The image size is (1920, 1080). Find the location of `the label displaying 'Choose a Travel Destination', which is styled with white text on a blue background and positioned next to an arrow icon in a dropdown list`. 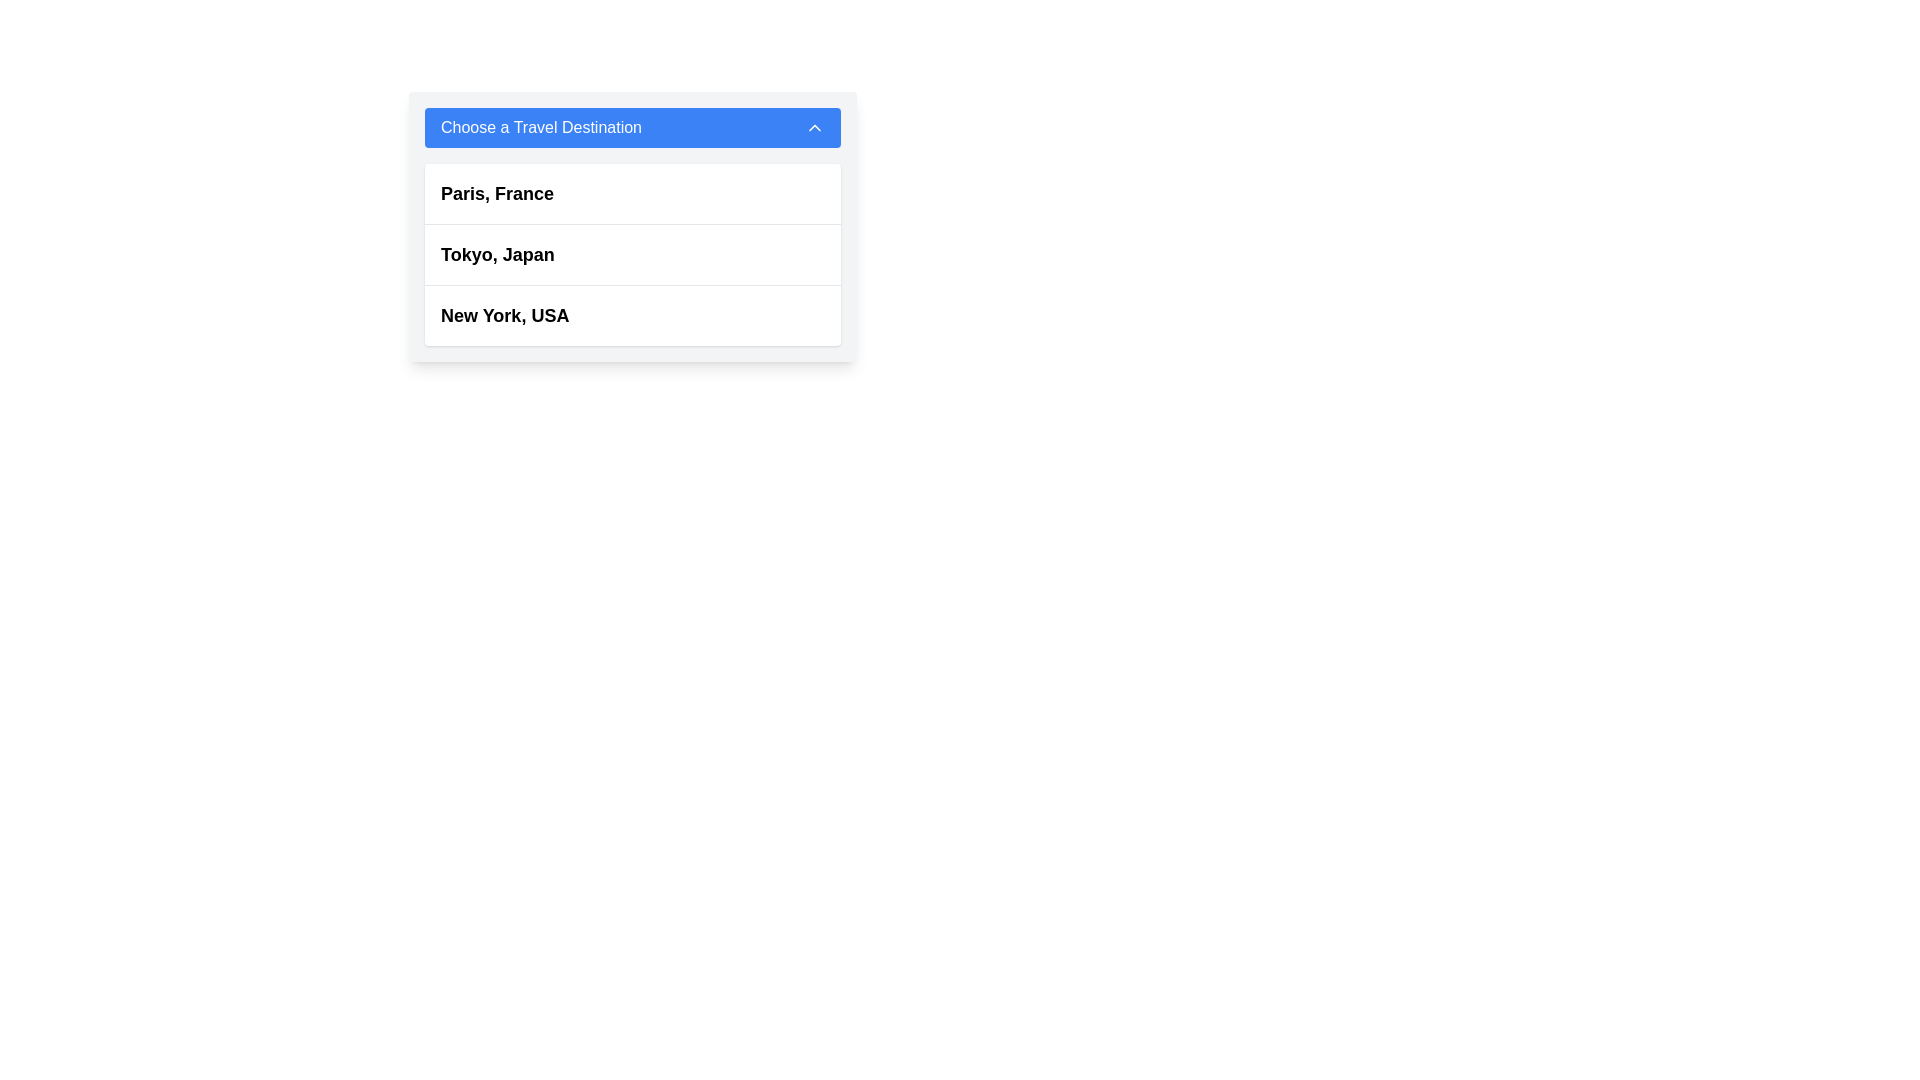

the label displaying 'Choose a Travel Destination', which is styled with white text on a blue background and positioned next to an arrow icon in a dropdown list is located at coordinates (541, 127).